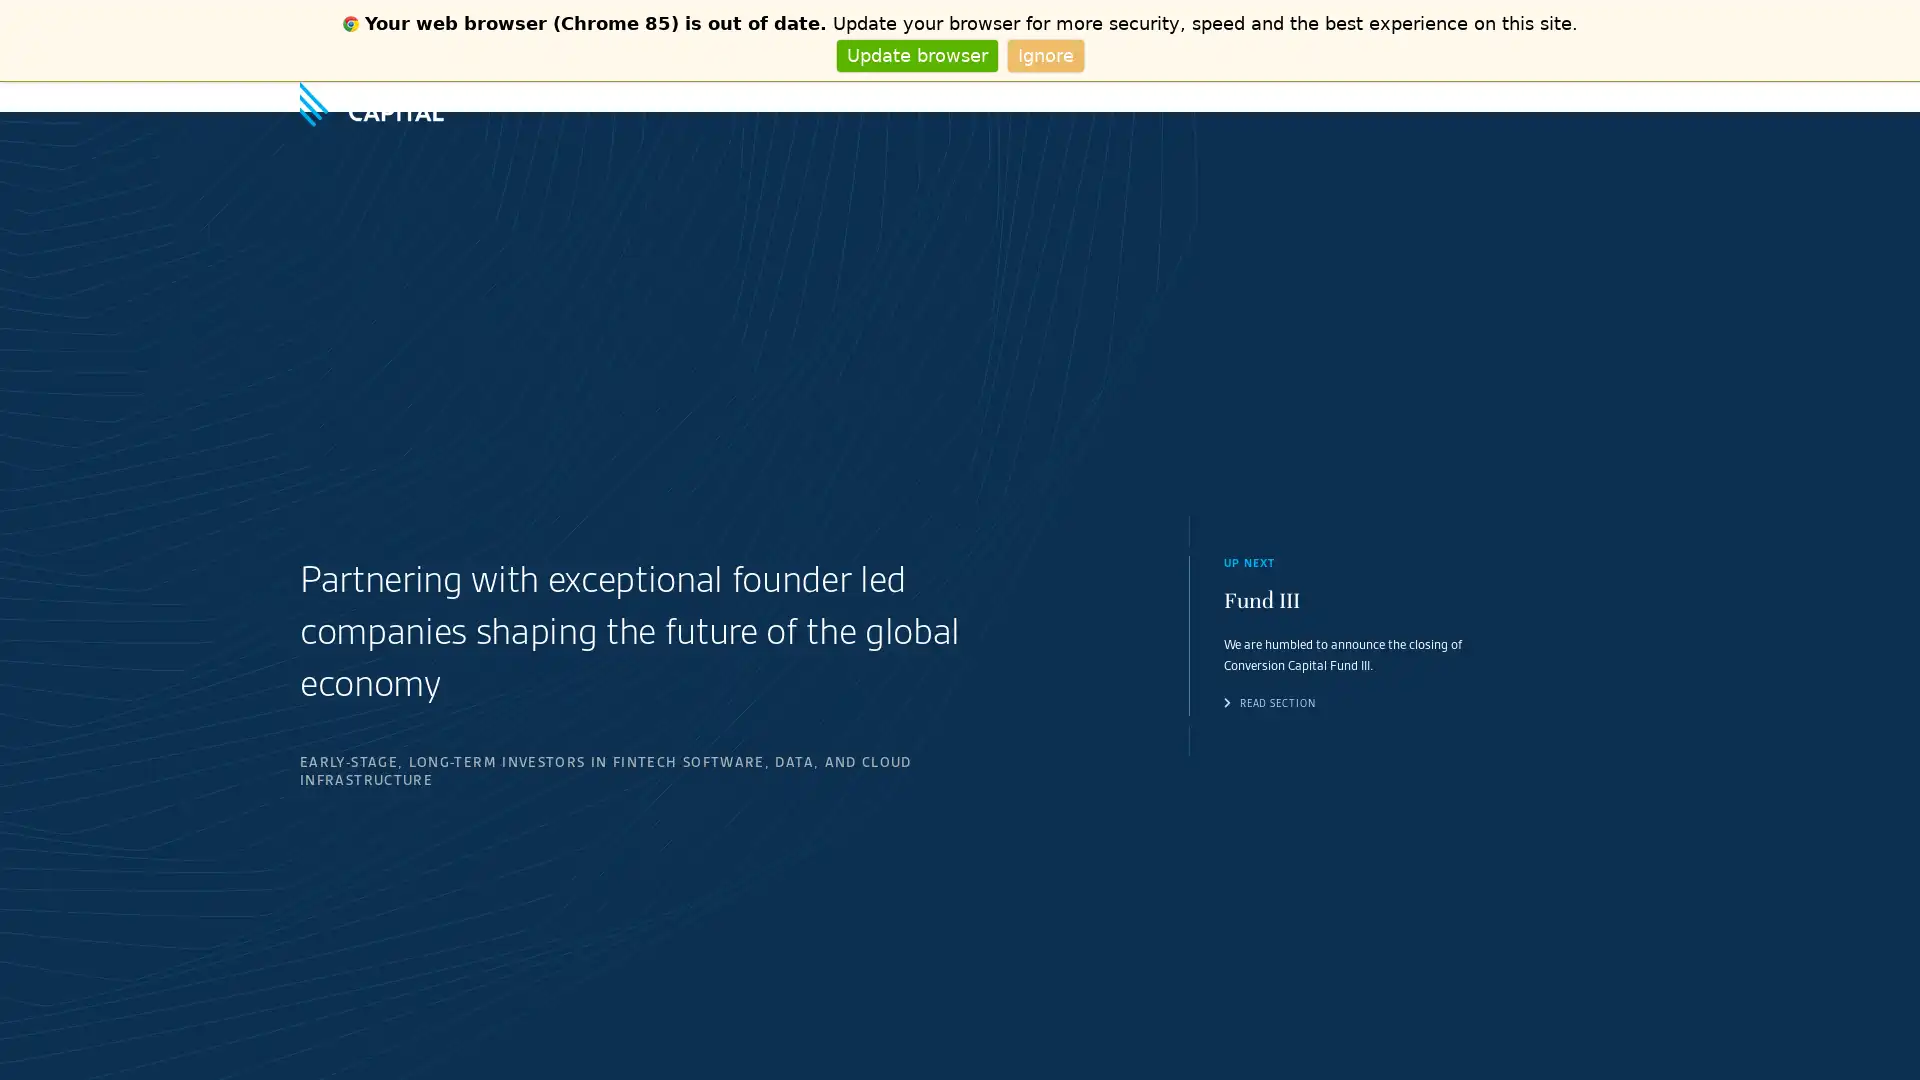 The height and width of the screenshot is (1080, 1920). What do you see at coordinates (1044, 54) in the screenshot?
I see `Ignore` at bounding box center [1044, 54].